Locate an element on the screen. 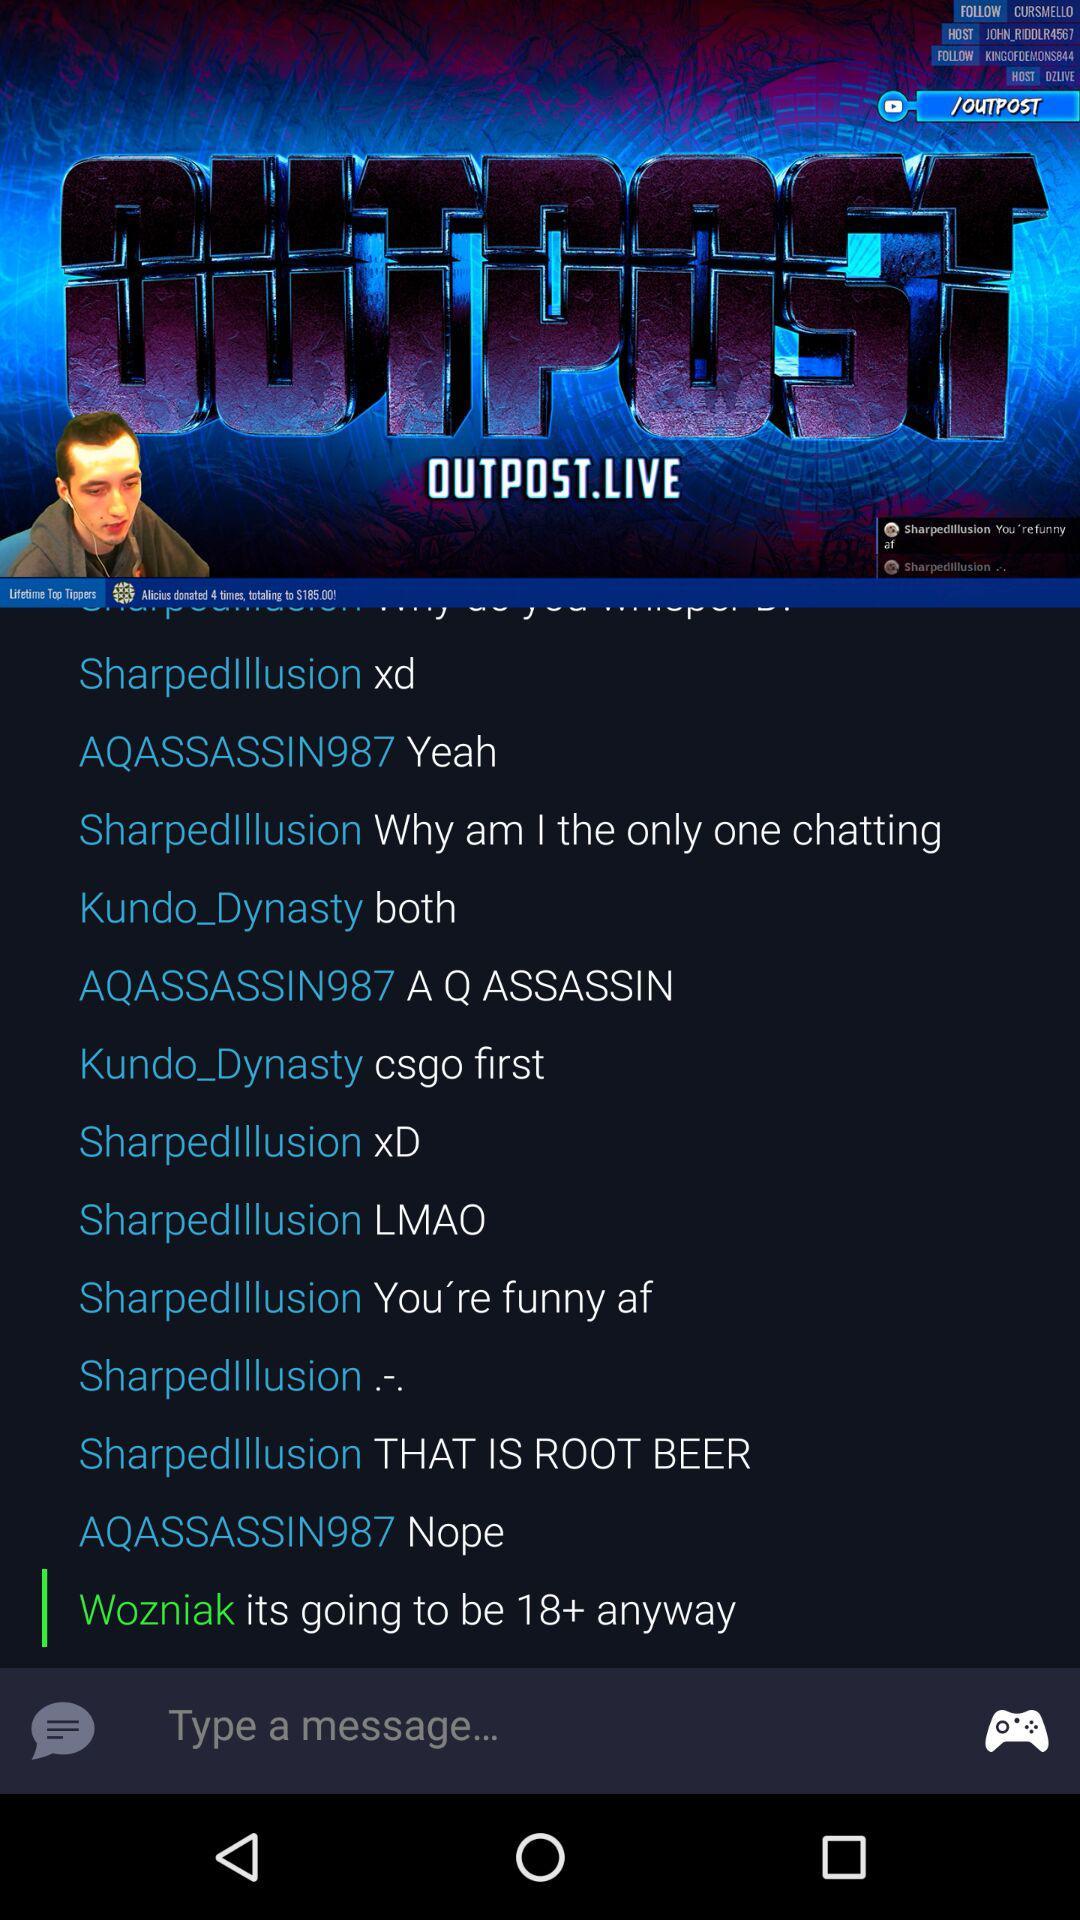 This screenshot has width=1080, height=1920. type a message is located at coordinates (540, 1730).